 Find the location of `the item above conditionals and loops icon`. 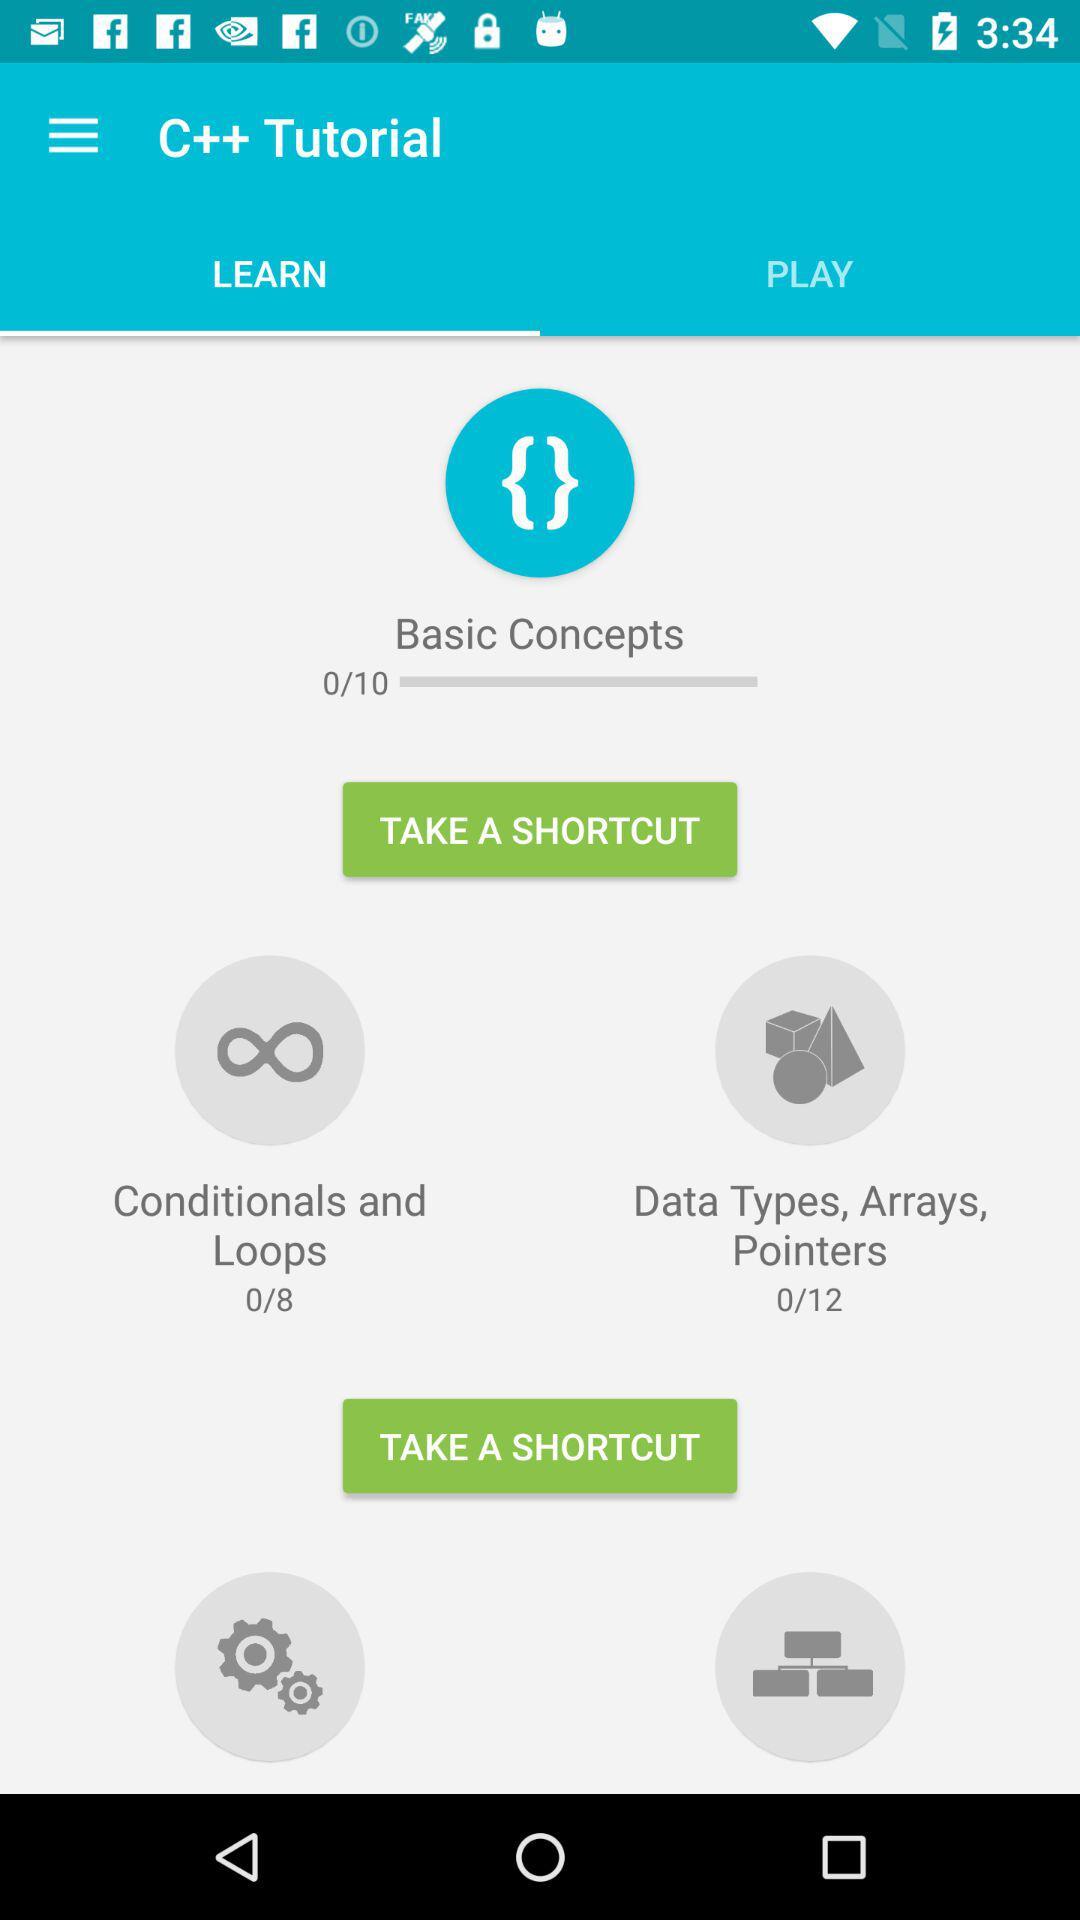

the item above conditionals and loops icon is located at coordinates (72, 135).